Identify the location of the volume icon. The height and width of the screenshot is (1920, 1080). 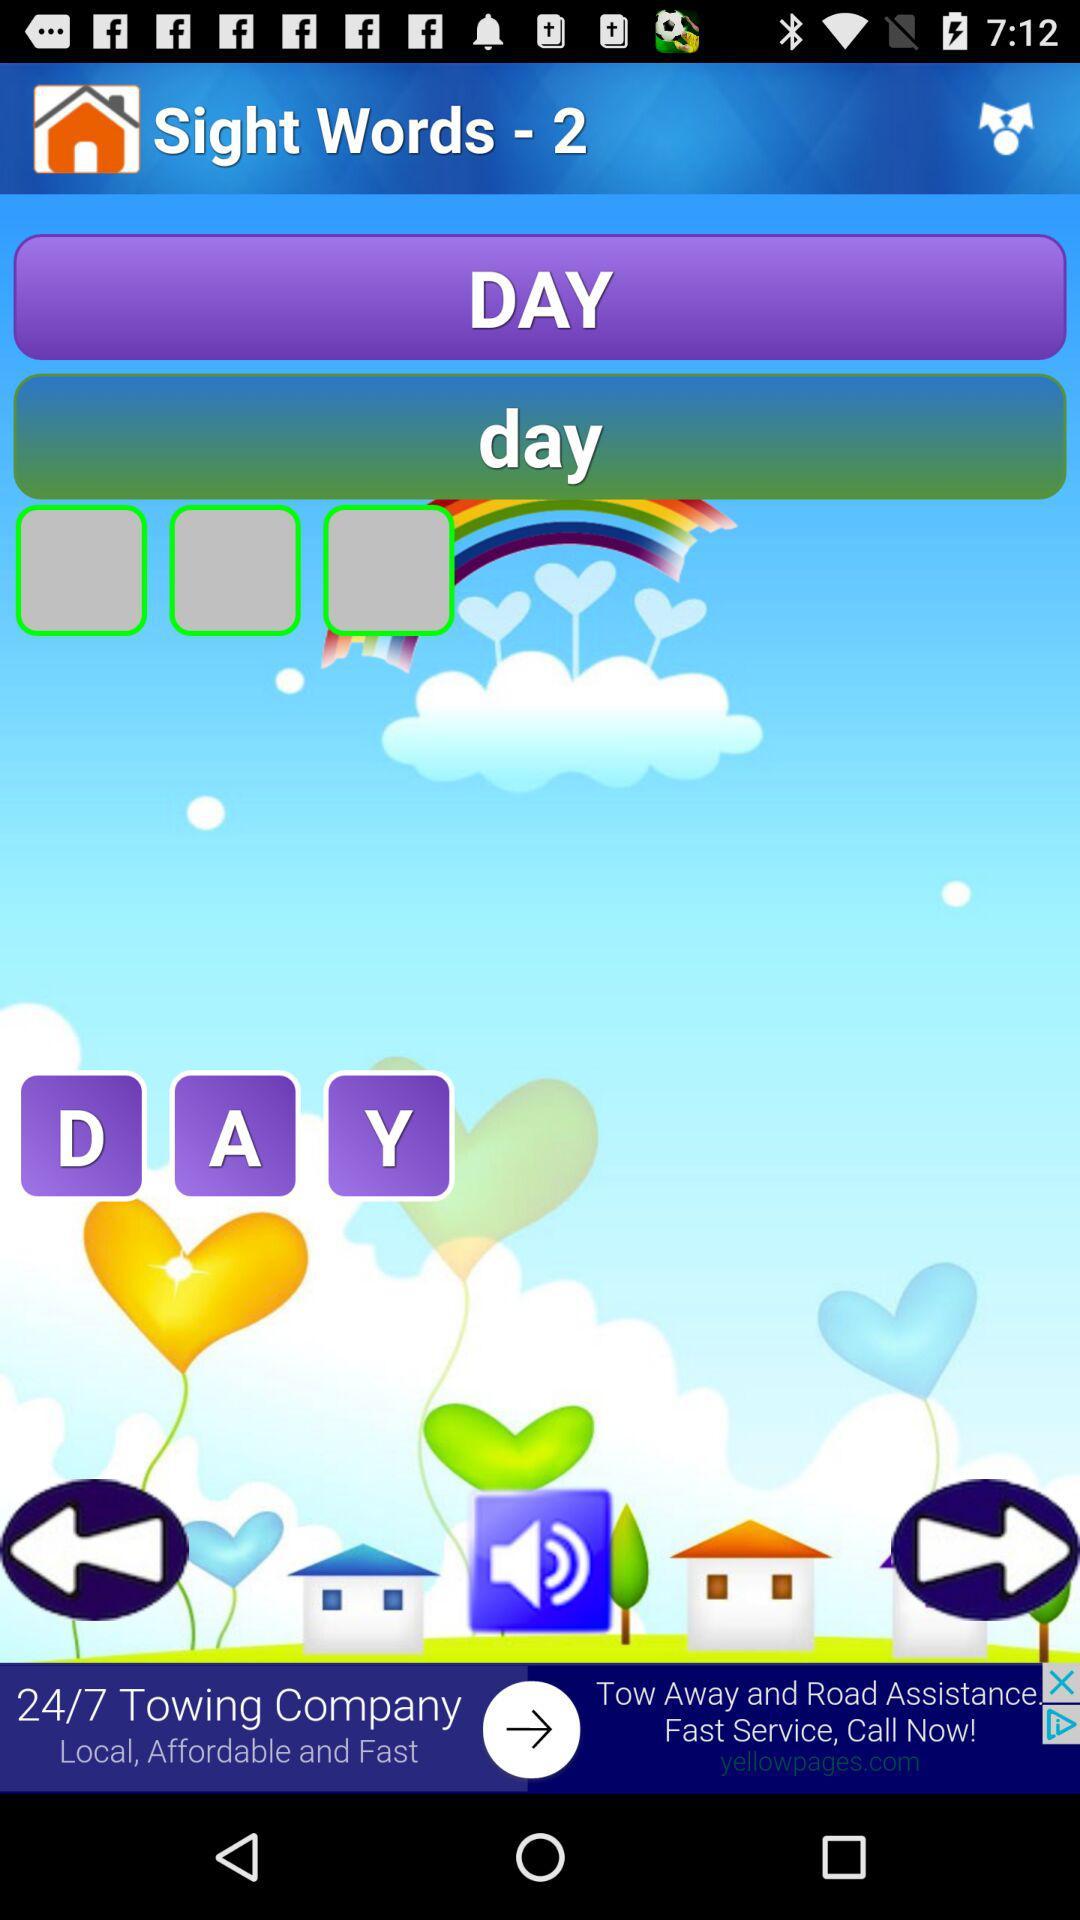
(540, 1667).